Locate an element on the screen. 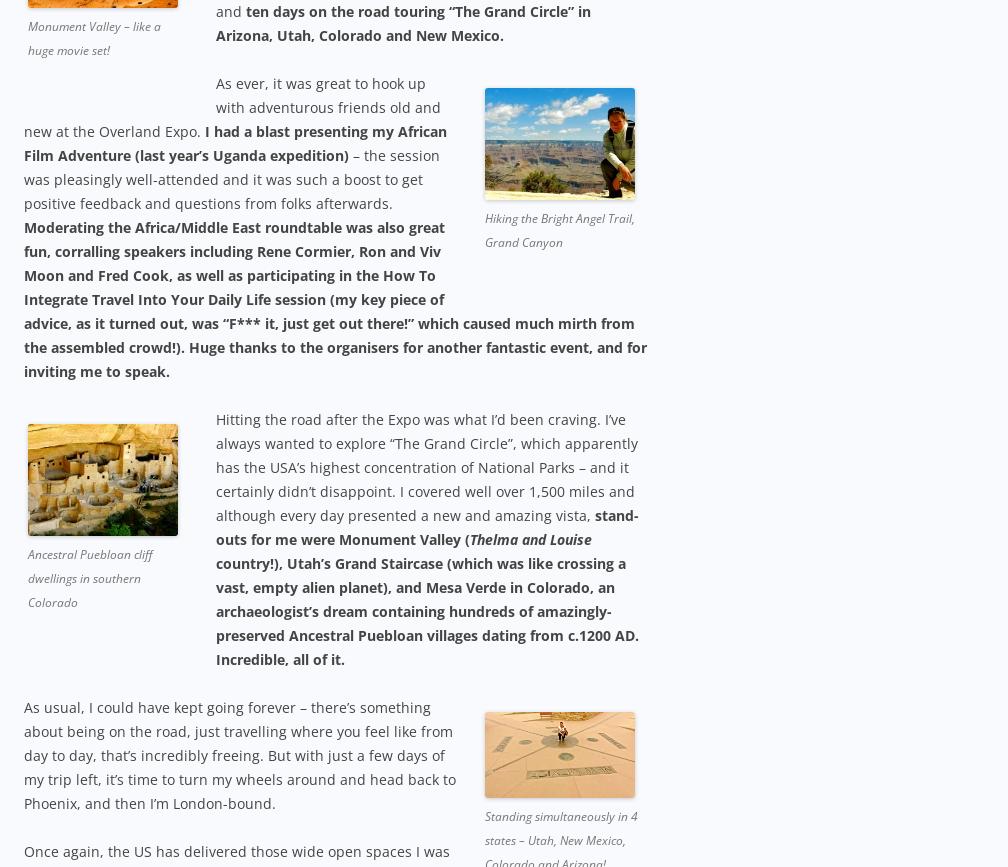 The image size is (1008, 867). 'Thelma and Louise' is located at coordinates (531, 537).